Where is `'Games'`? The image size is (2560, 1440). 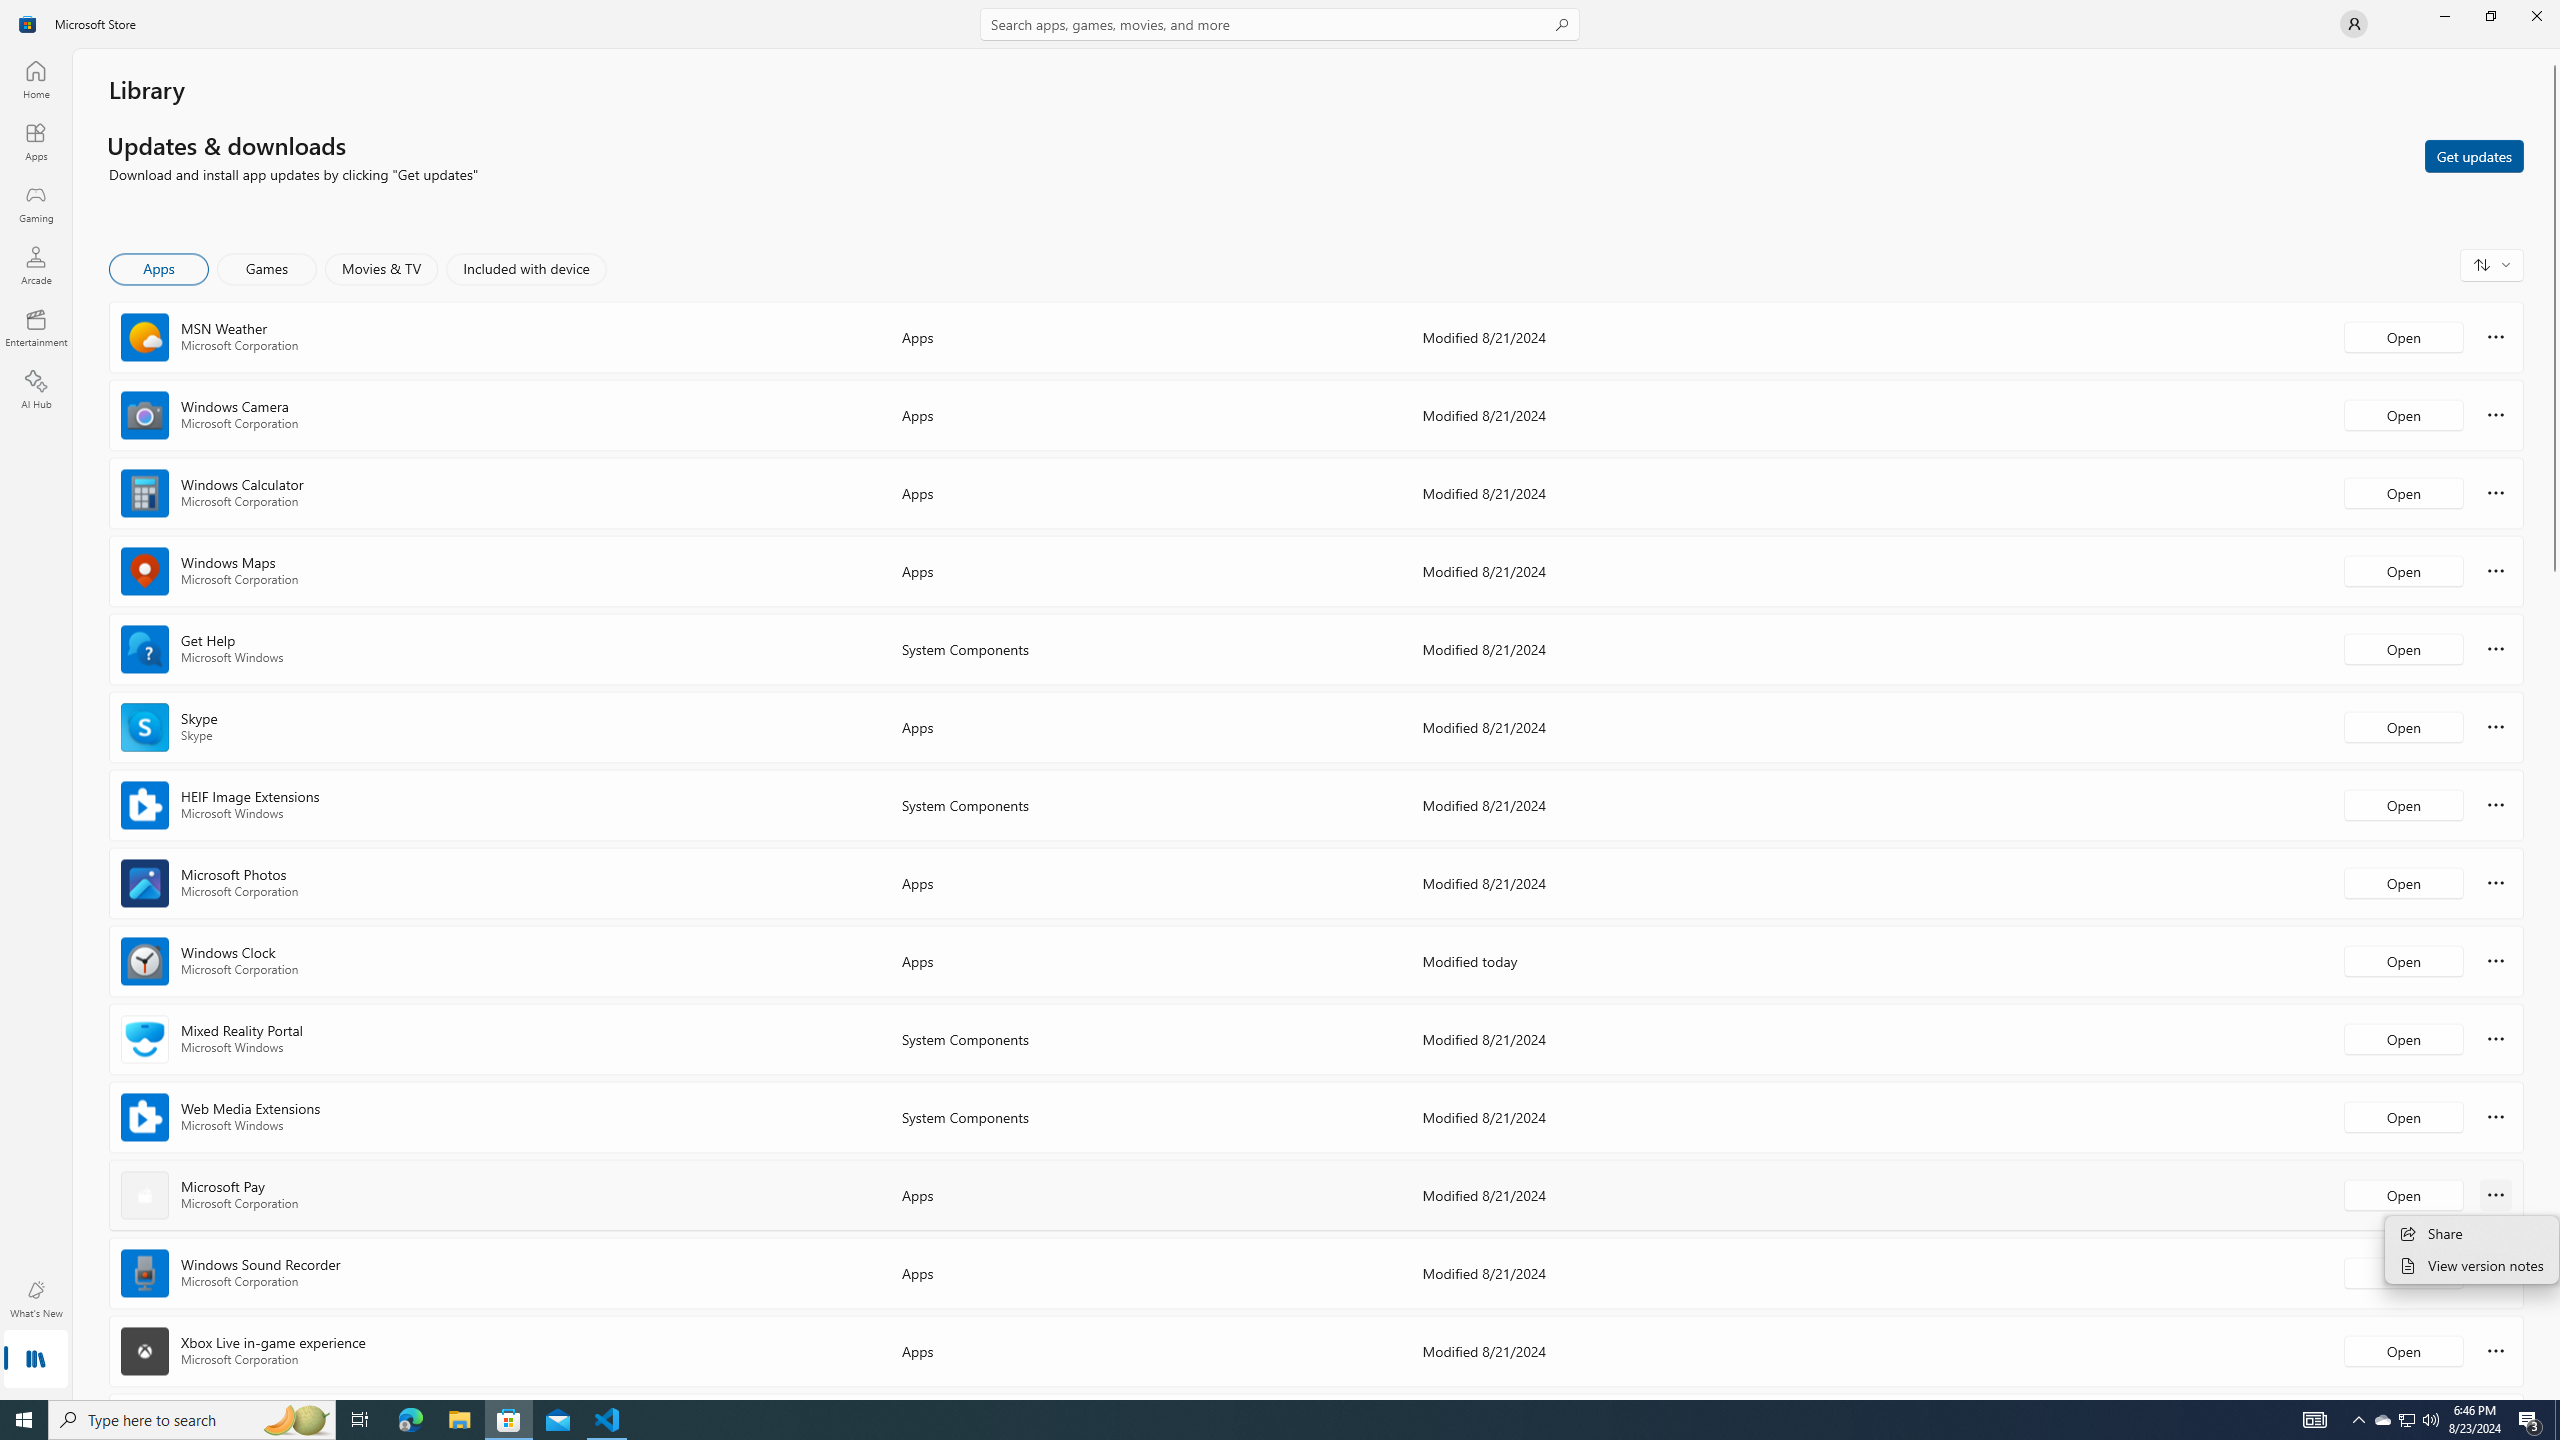 'Games' is located at coordinates (266, 268).